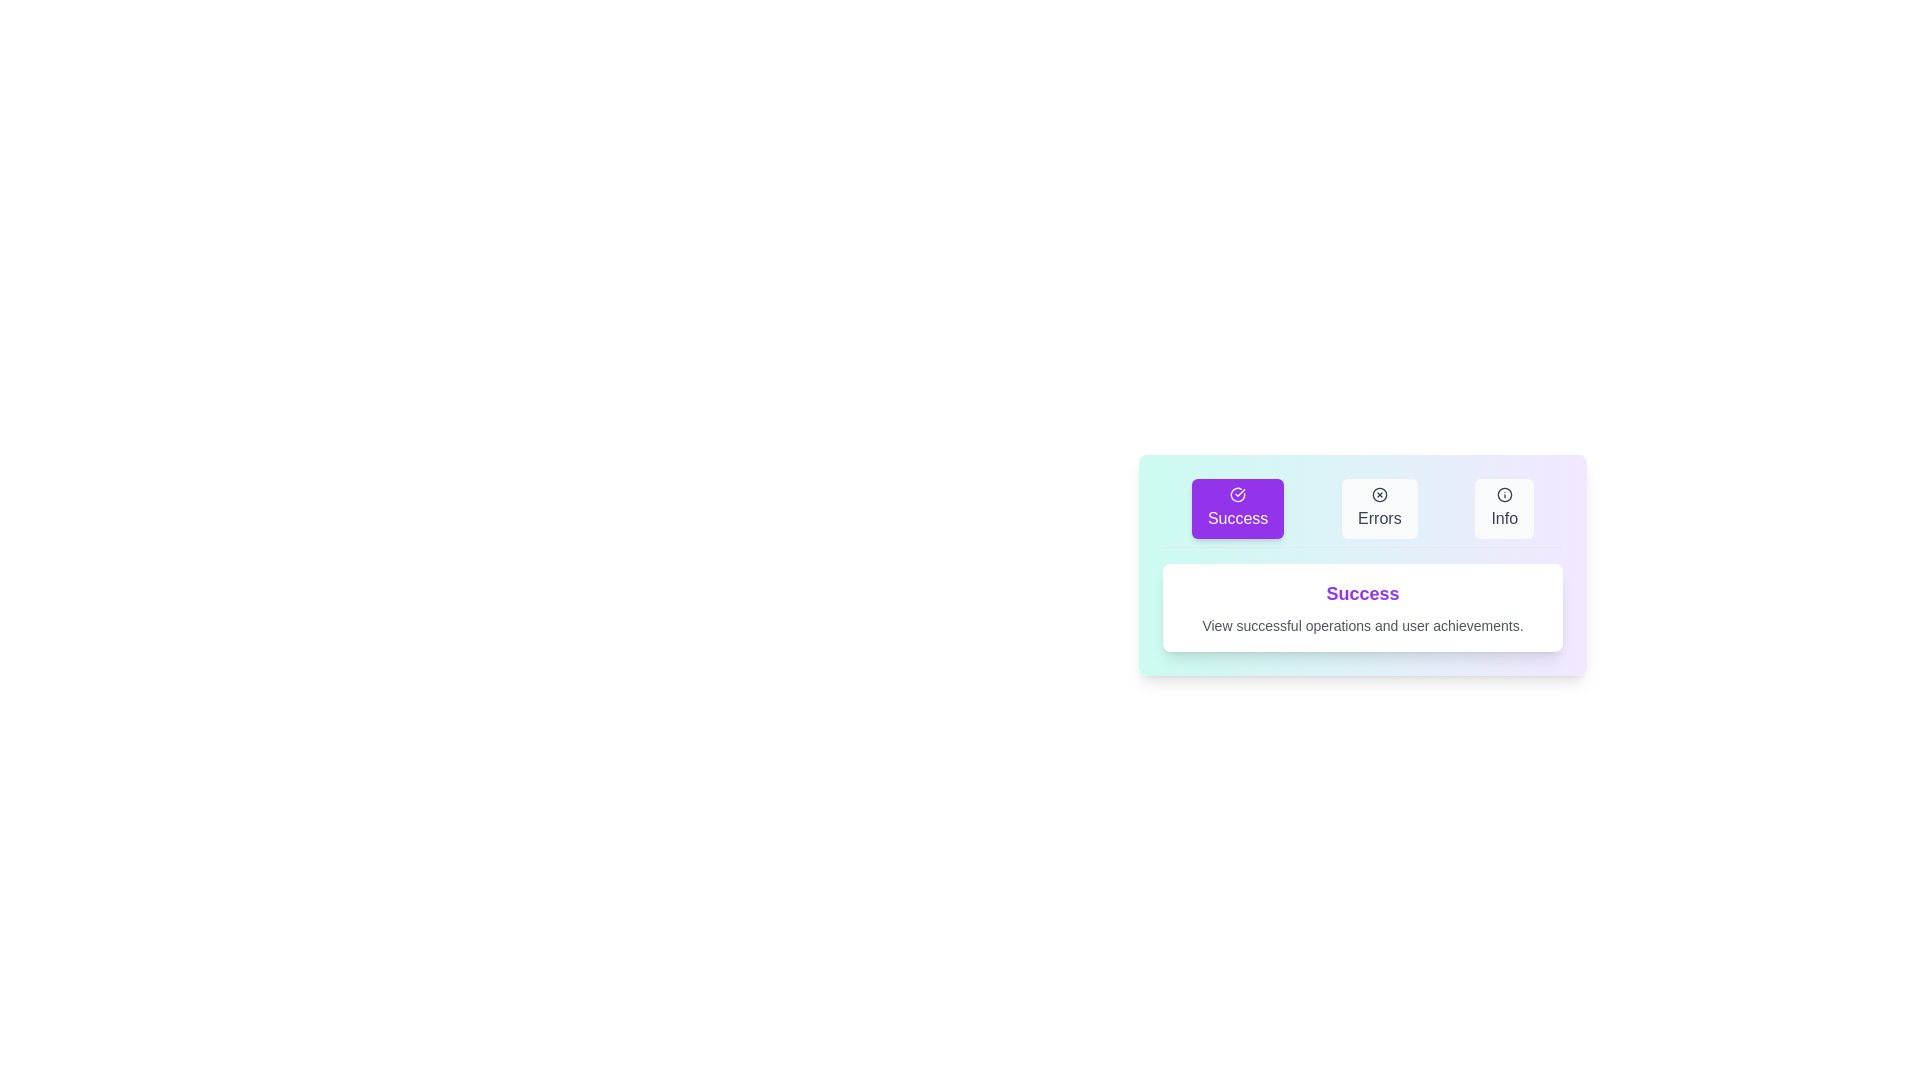 The width and height of the screenshot is (1920, 1080). I want to click on the tab labeled Info to observe its hover effects, so click(1503, 508).